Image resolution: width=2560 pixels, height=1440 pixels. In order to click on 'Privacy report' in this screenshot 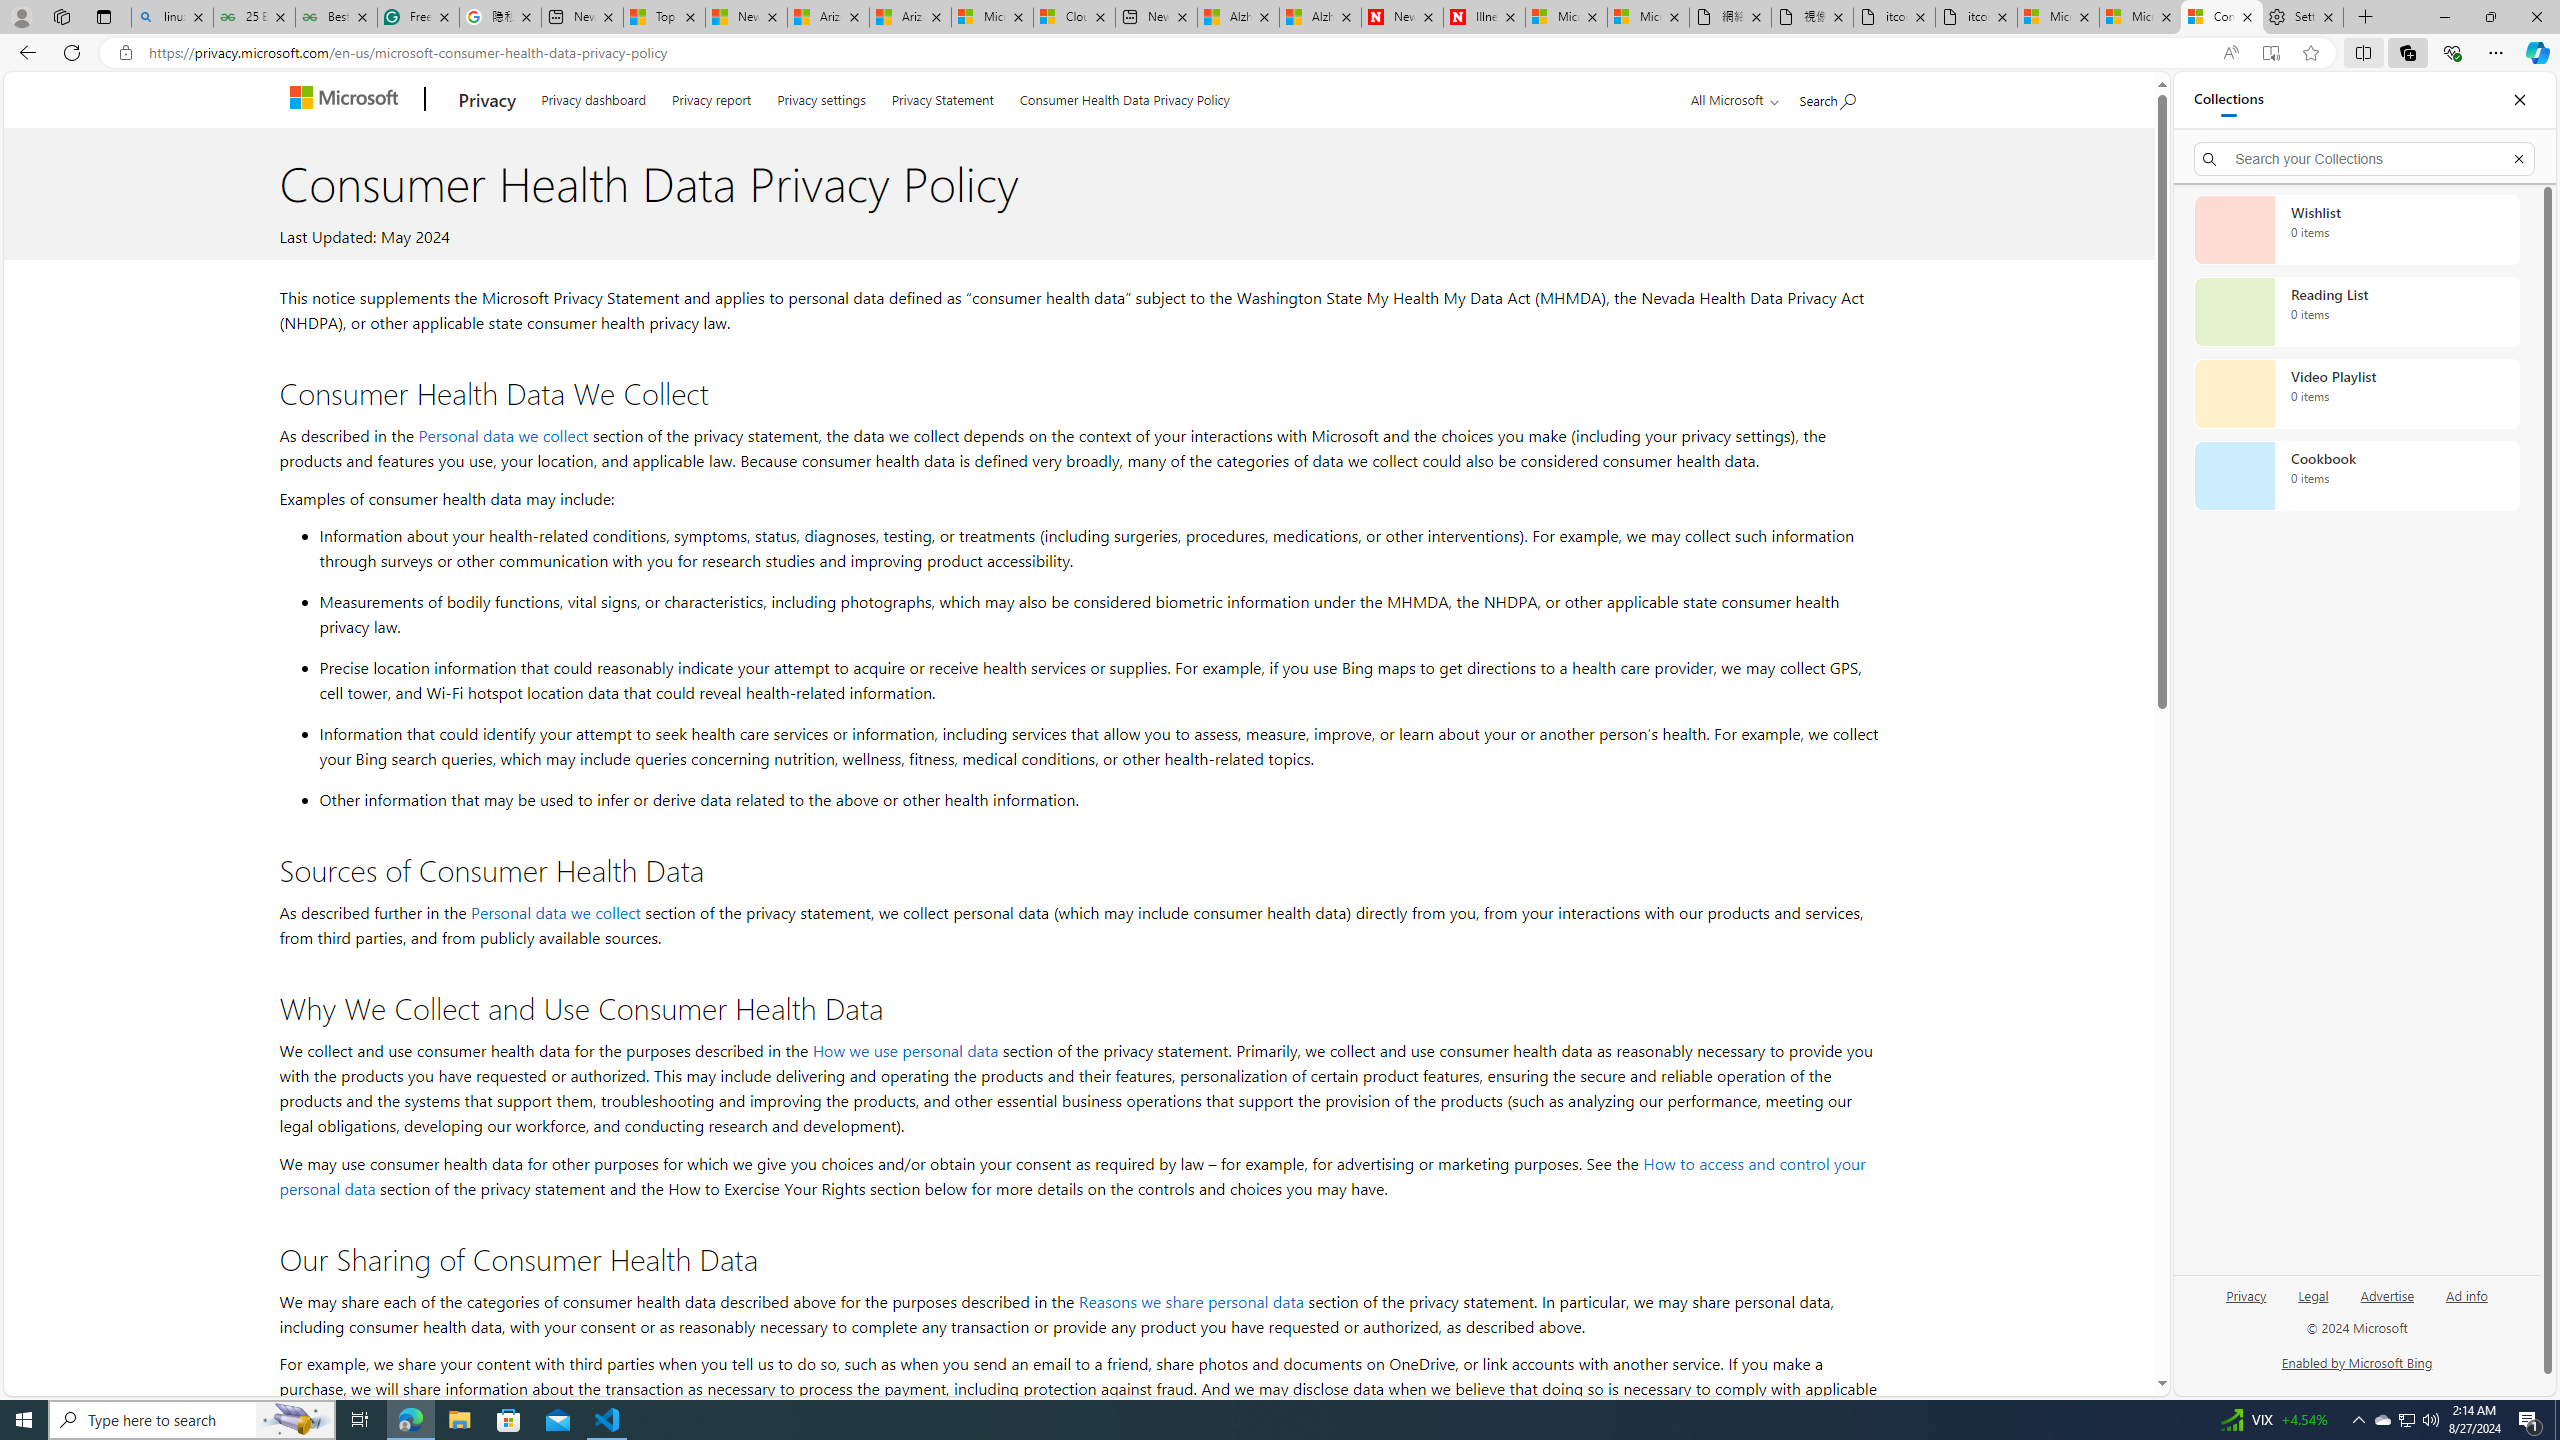, I will do `click(710, 96)`.